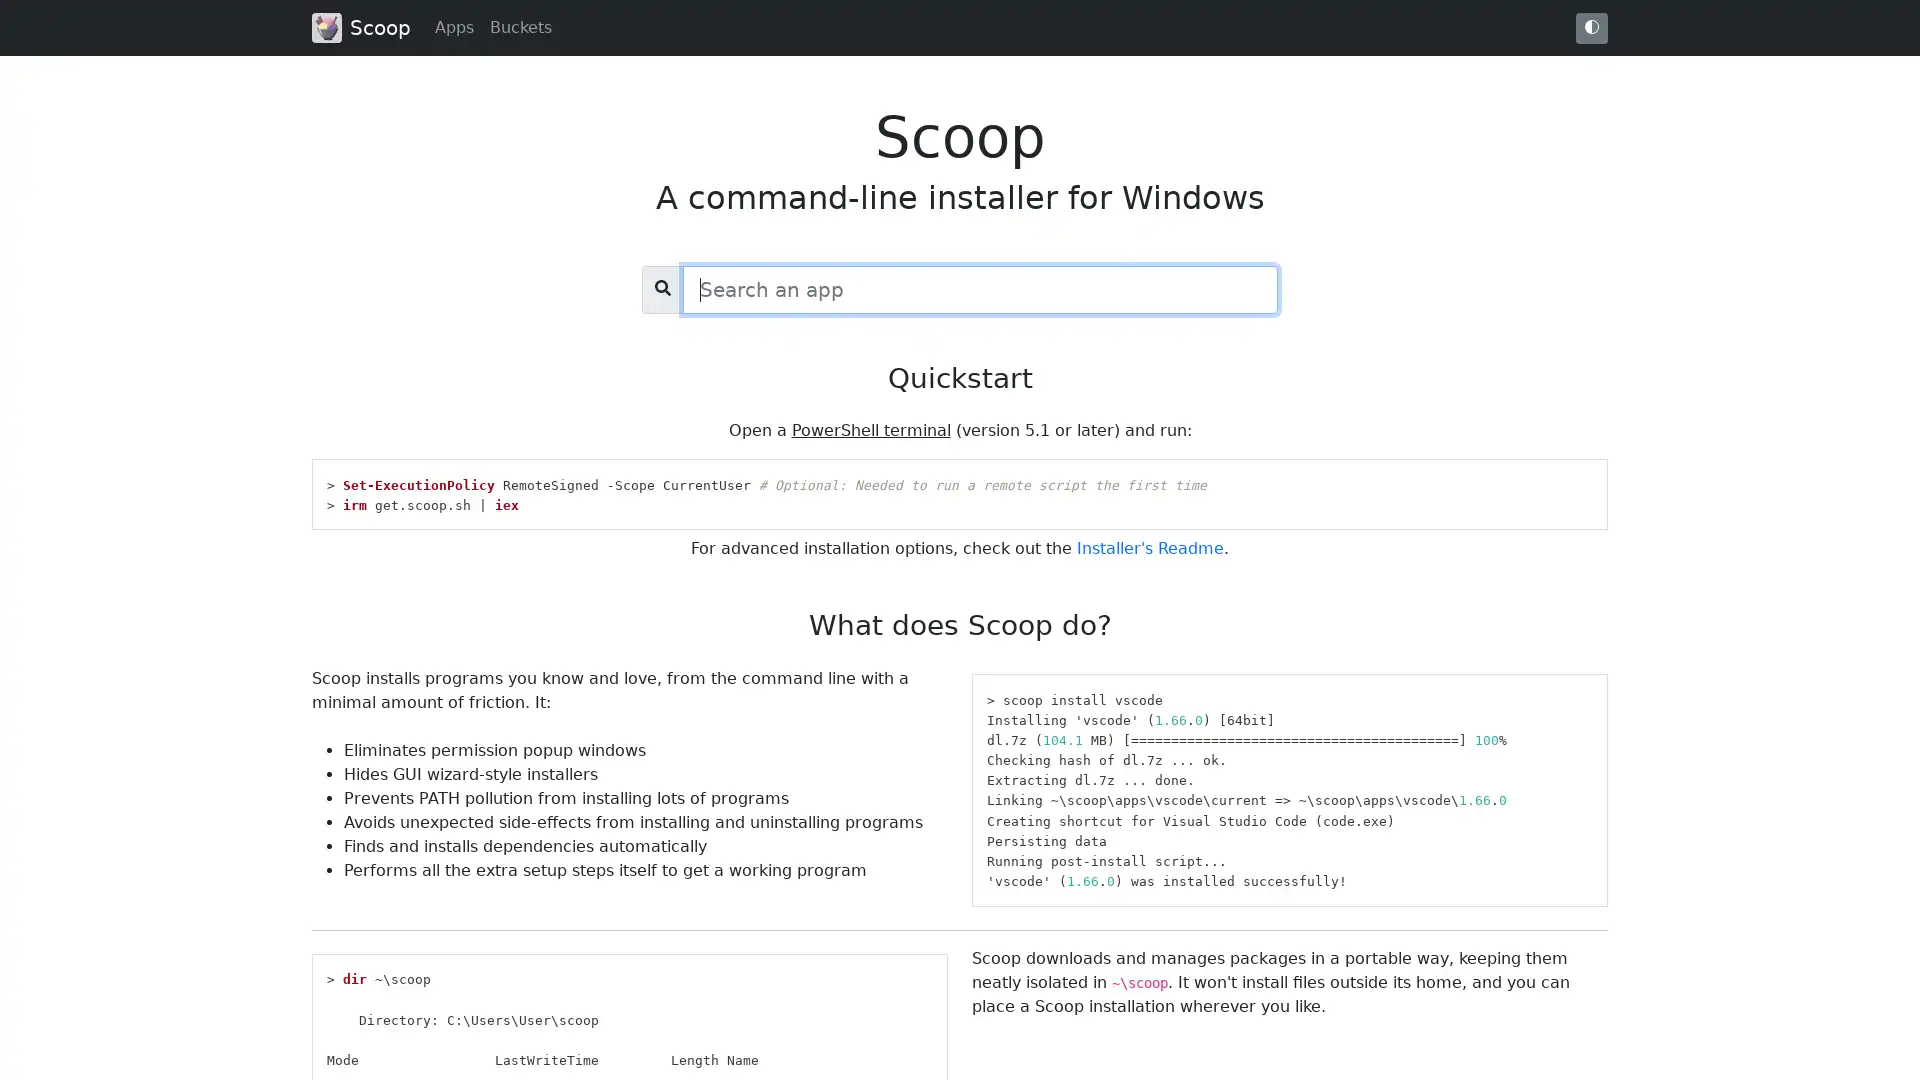  Describe the element at coordinates (1591, 27) in the screenshot. I see `Auto mode. Click to switch to dark mode` at that location.